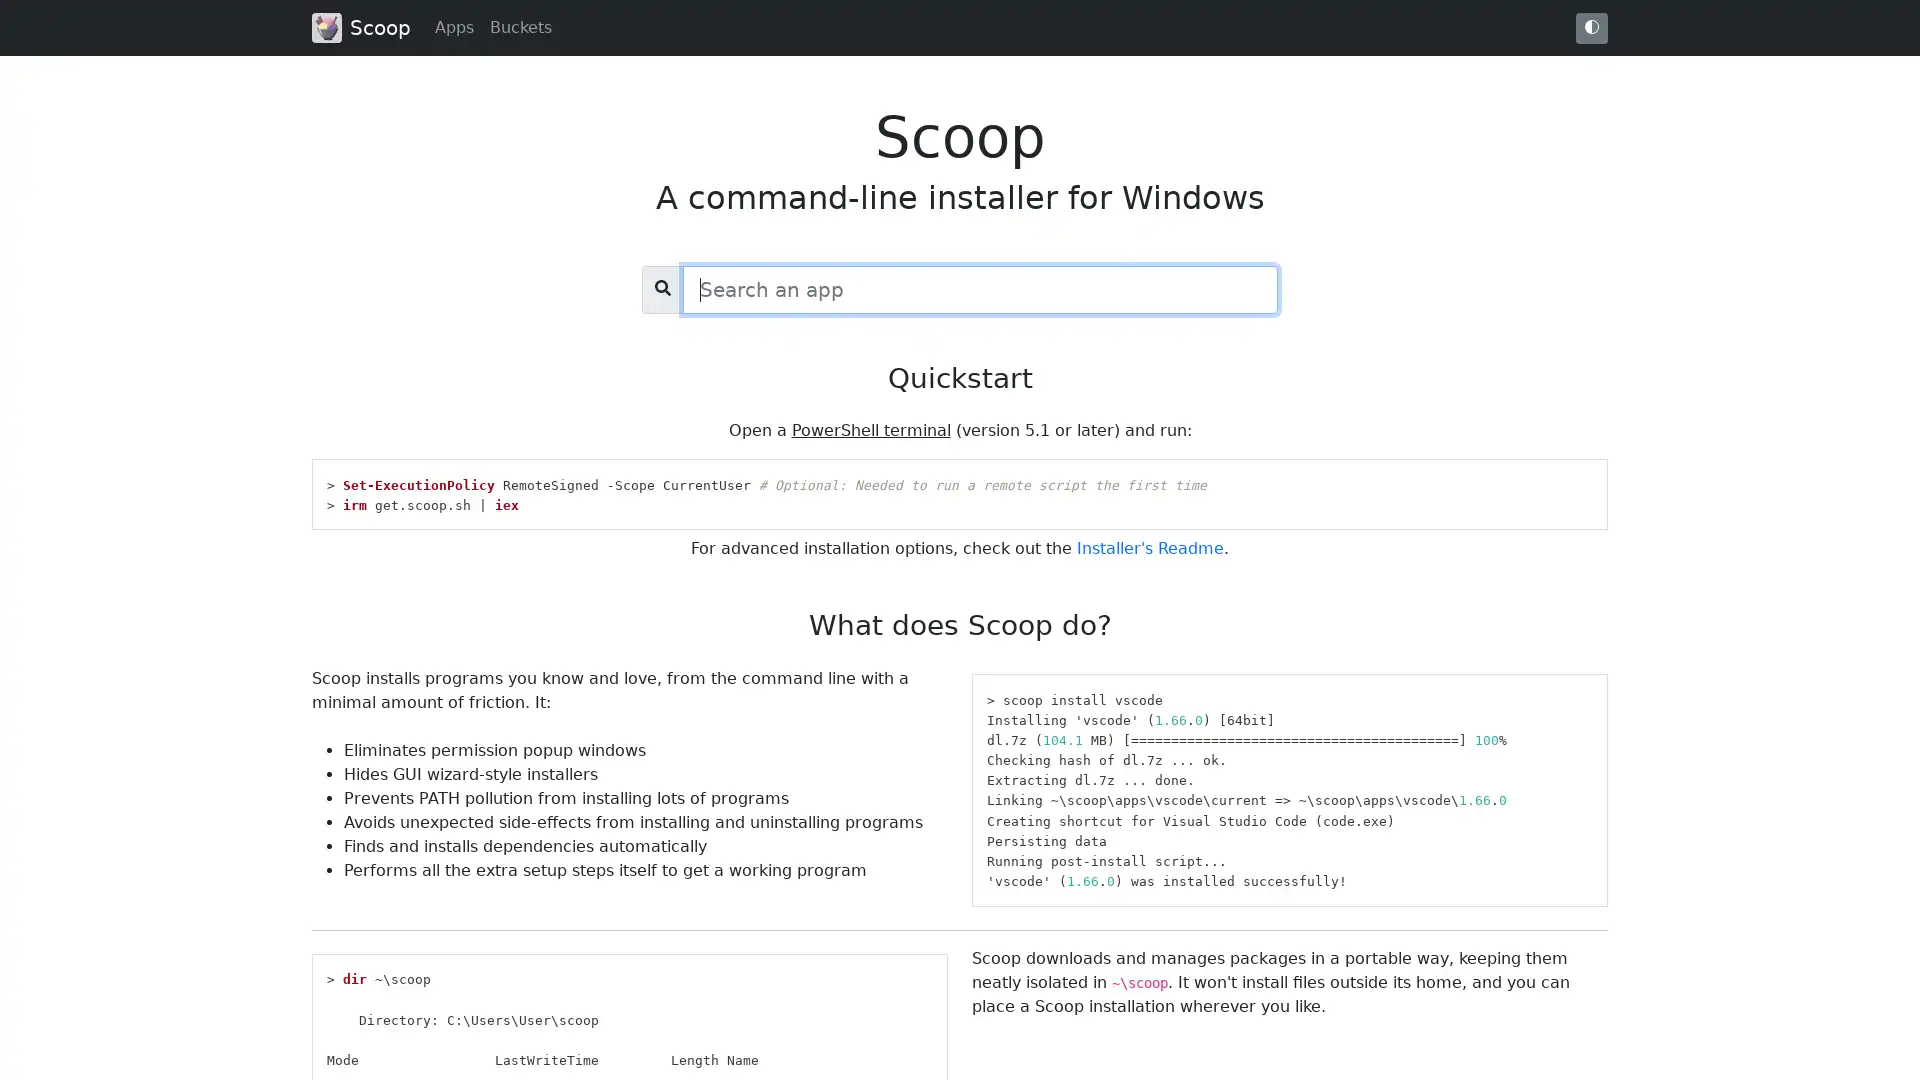  Describe the element at coordinates (1591, 27) in the screenshot. I see `Auto mode. Click to switch to dark mode` at that location.